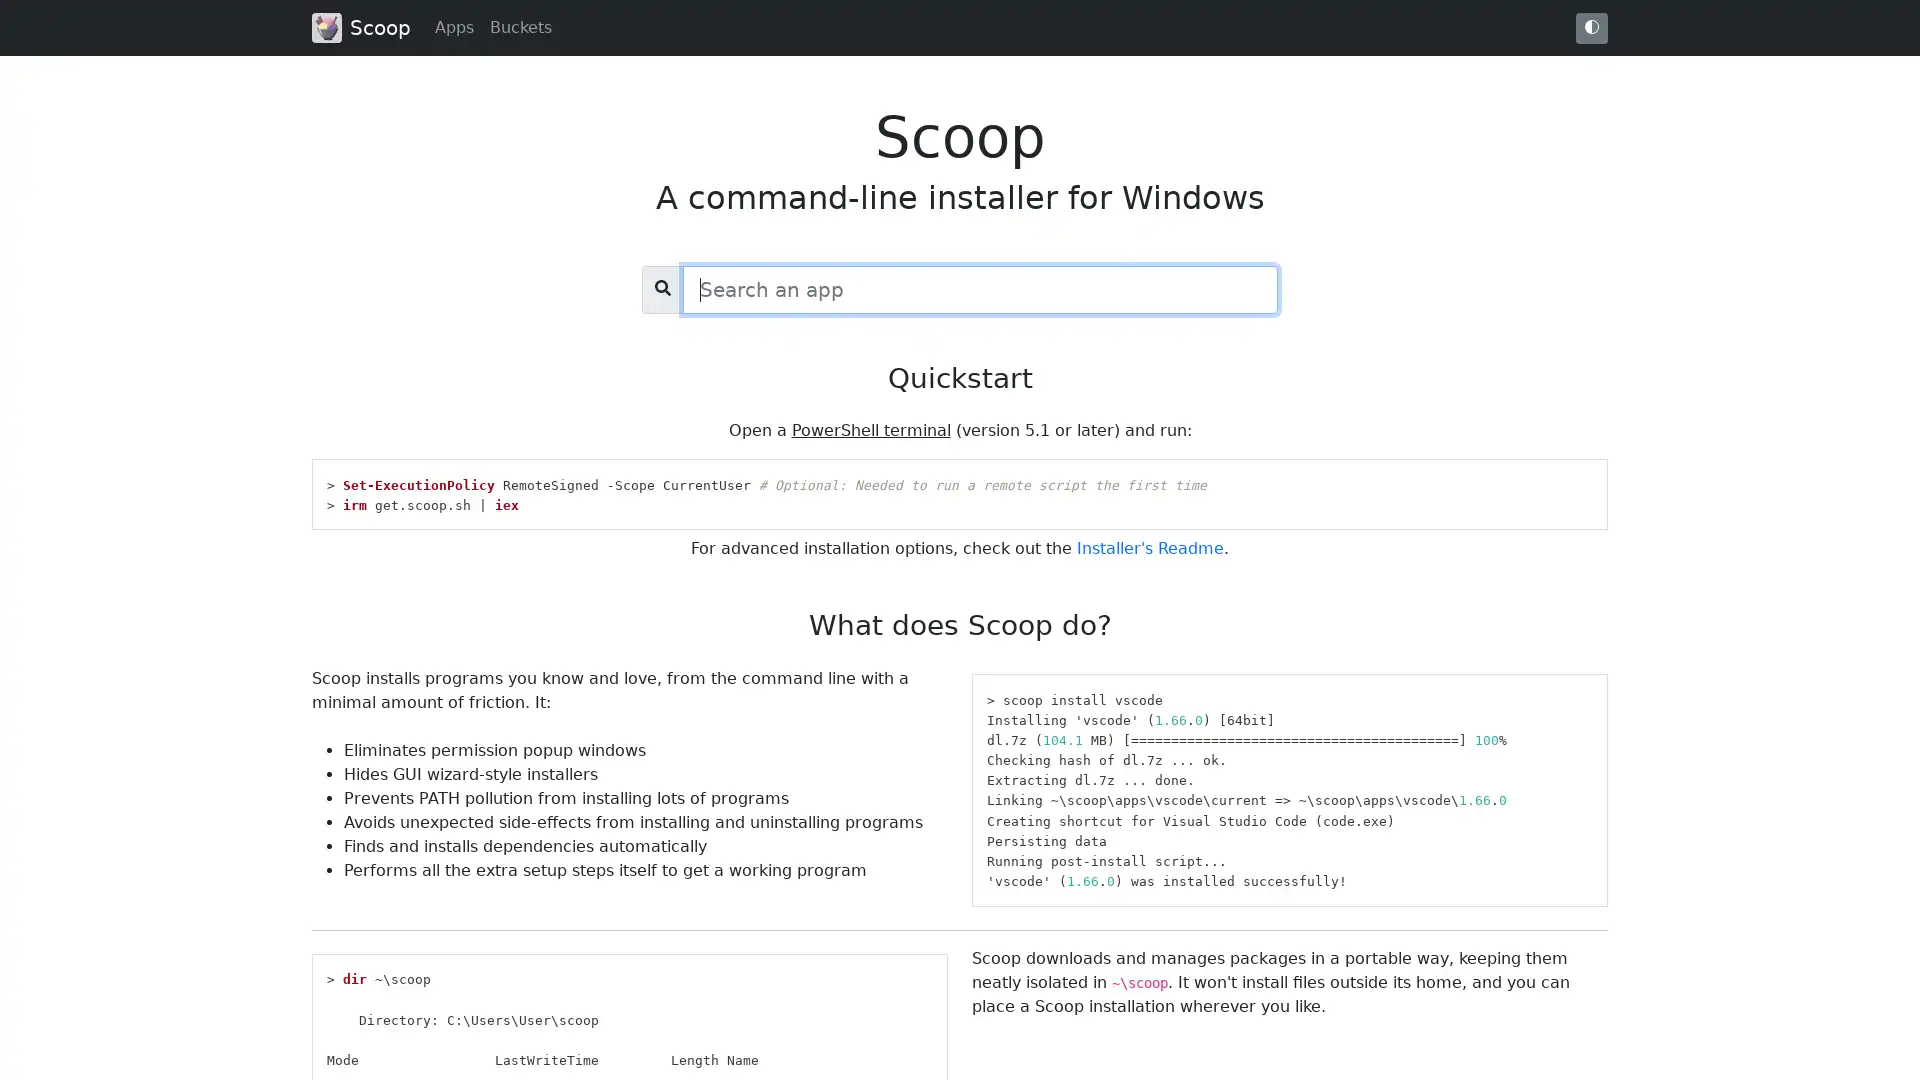  Describe the element at coordinates (1591, 27) in the screenshot. I see `Auto mode. Click to switch to dark mode` at that location.